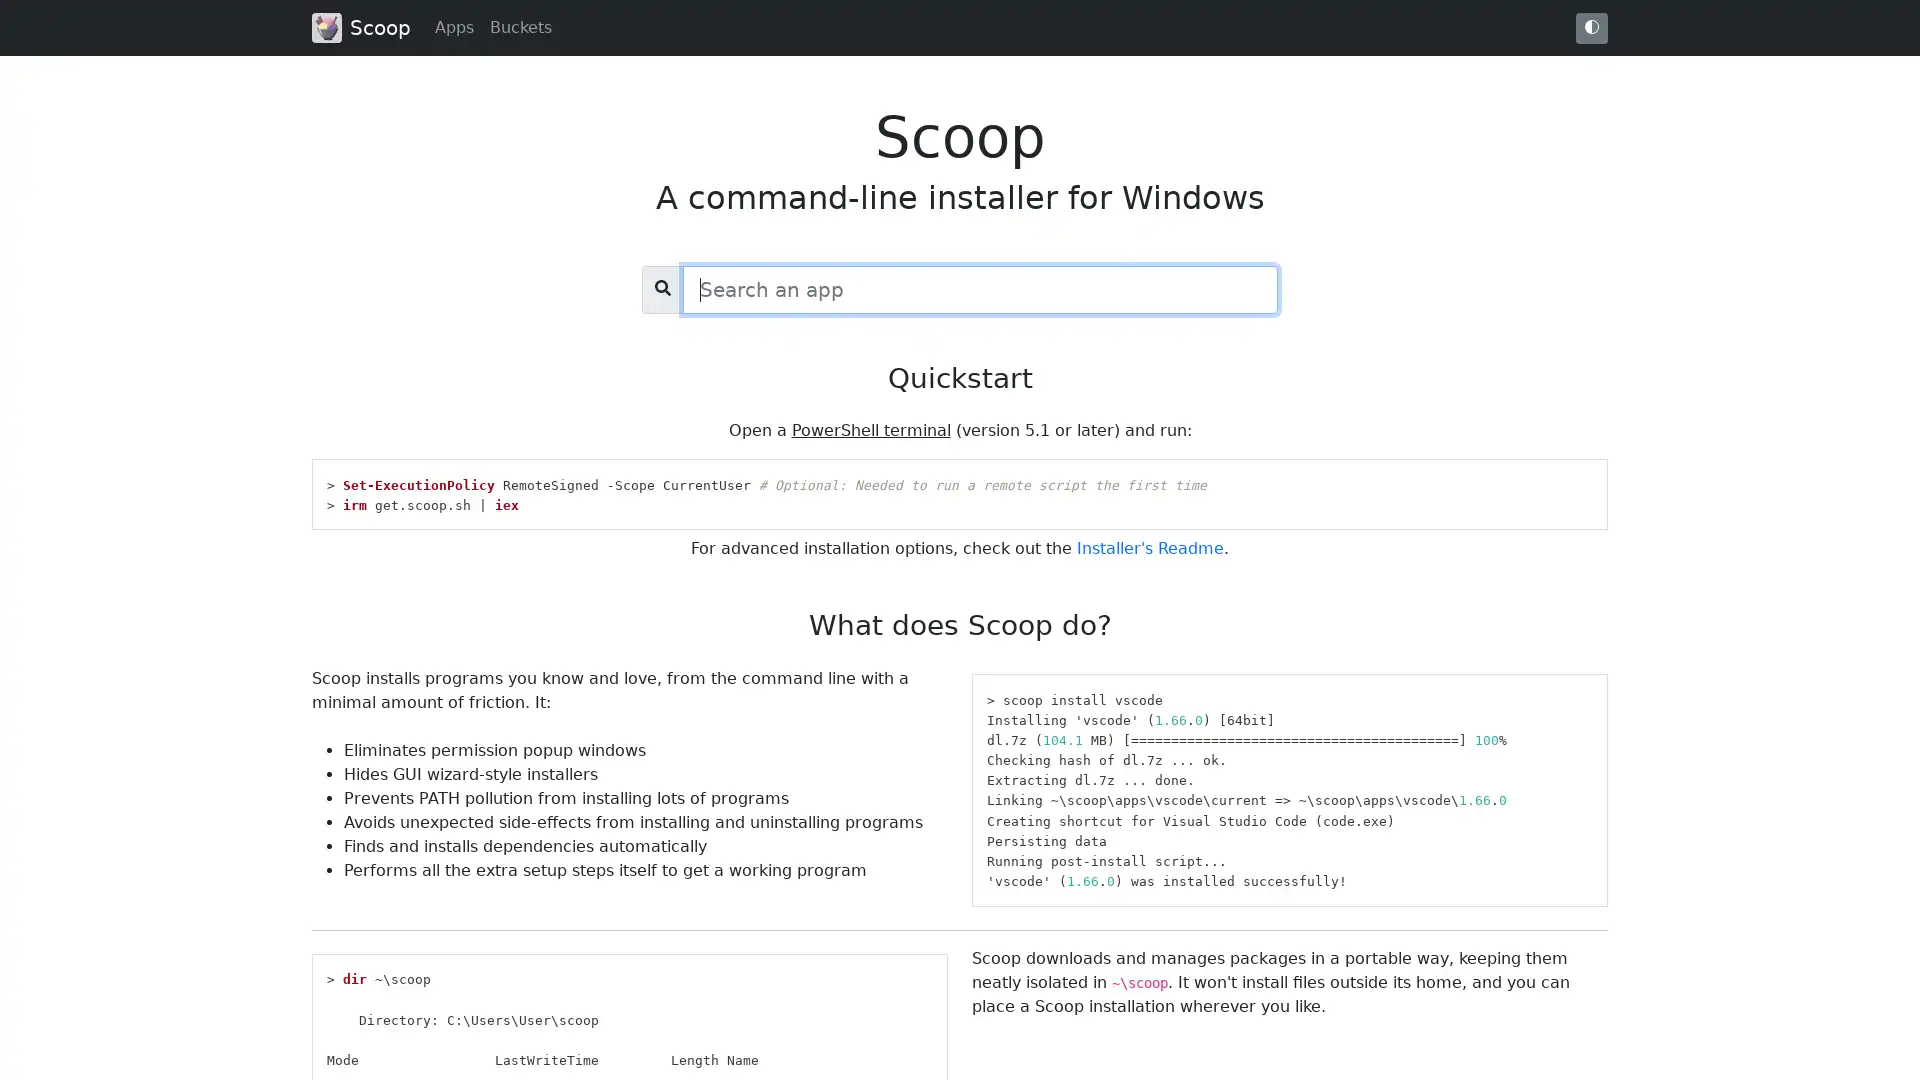  Describe the element at coordinates (1591, 27) in the screenshot. I see `Auto mode. Click to switch to dark mode` at that location.